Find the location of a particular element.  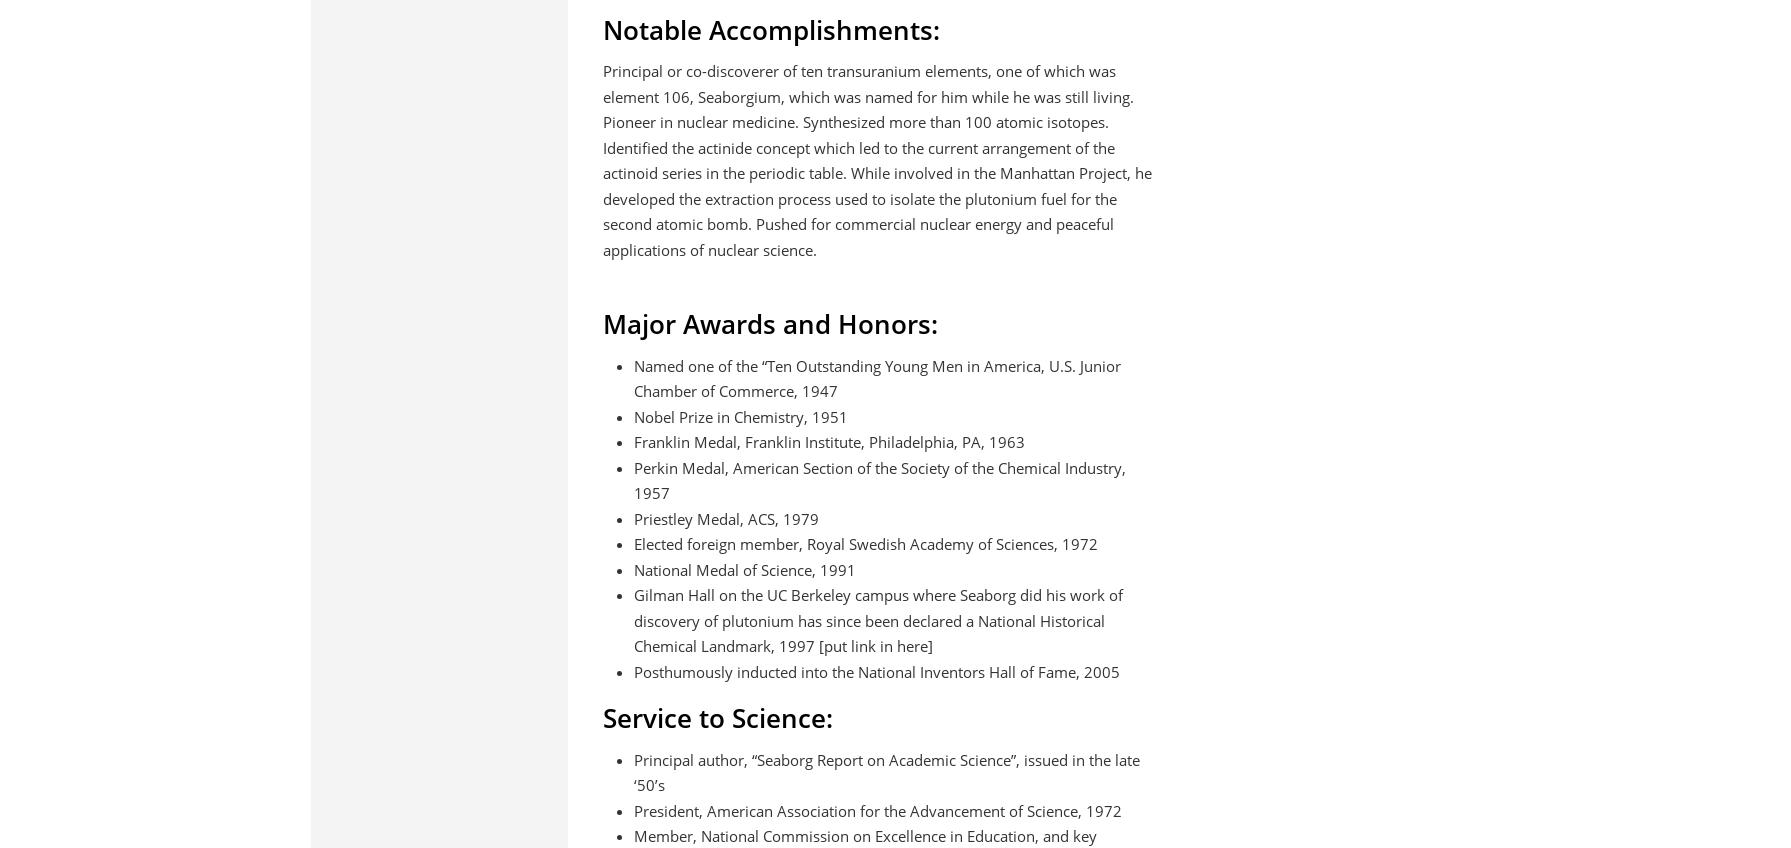

'Priestley Medal, ACS, 1979' is located at coordinates (725, 517).